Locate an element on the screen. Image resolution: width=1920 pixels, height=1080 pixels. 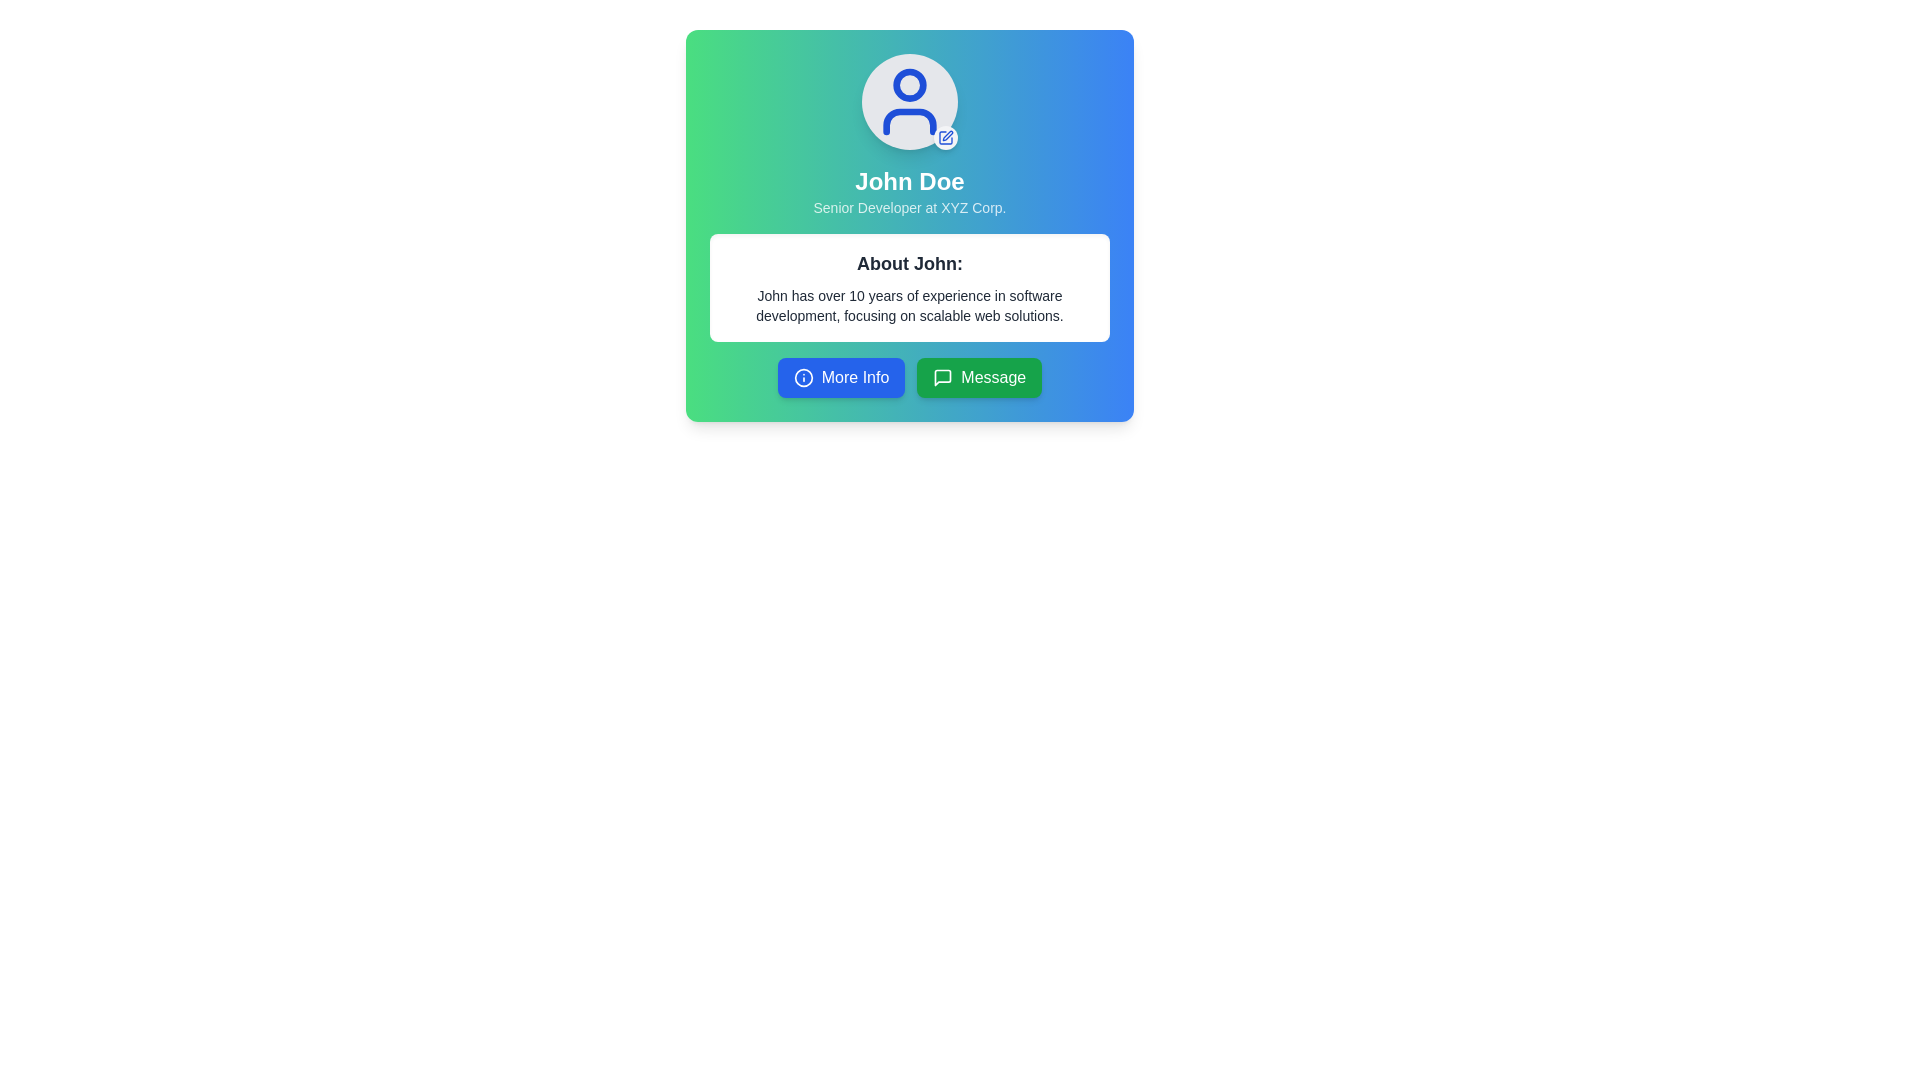
the circular Profile Picture Placeholder with Edit Icon that has a blue outline, located at the top section of the user information card, slightly above the text 'John Doe' is located at coordinates (909, 101).